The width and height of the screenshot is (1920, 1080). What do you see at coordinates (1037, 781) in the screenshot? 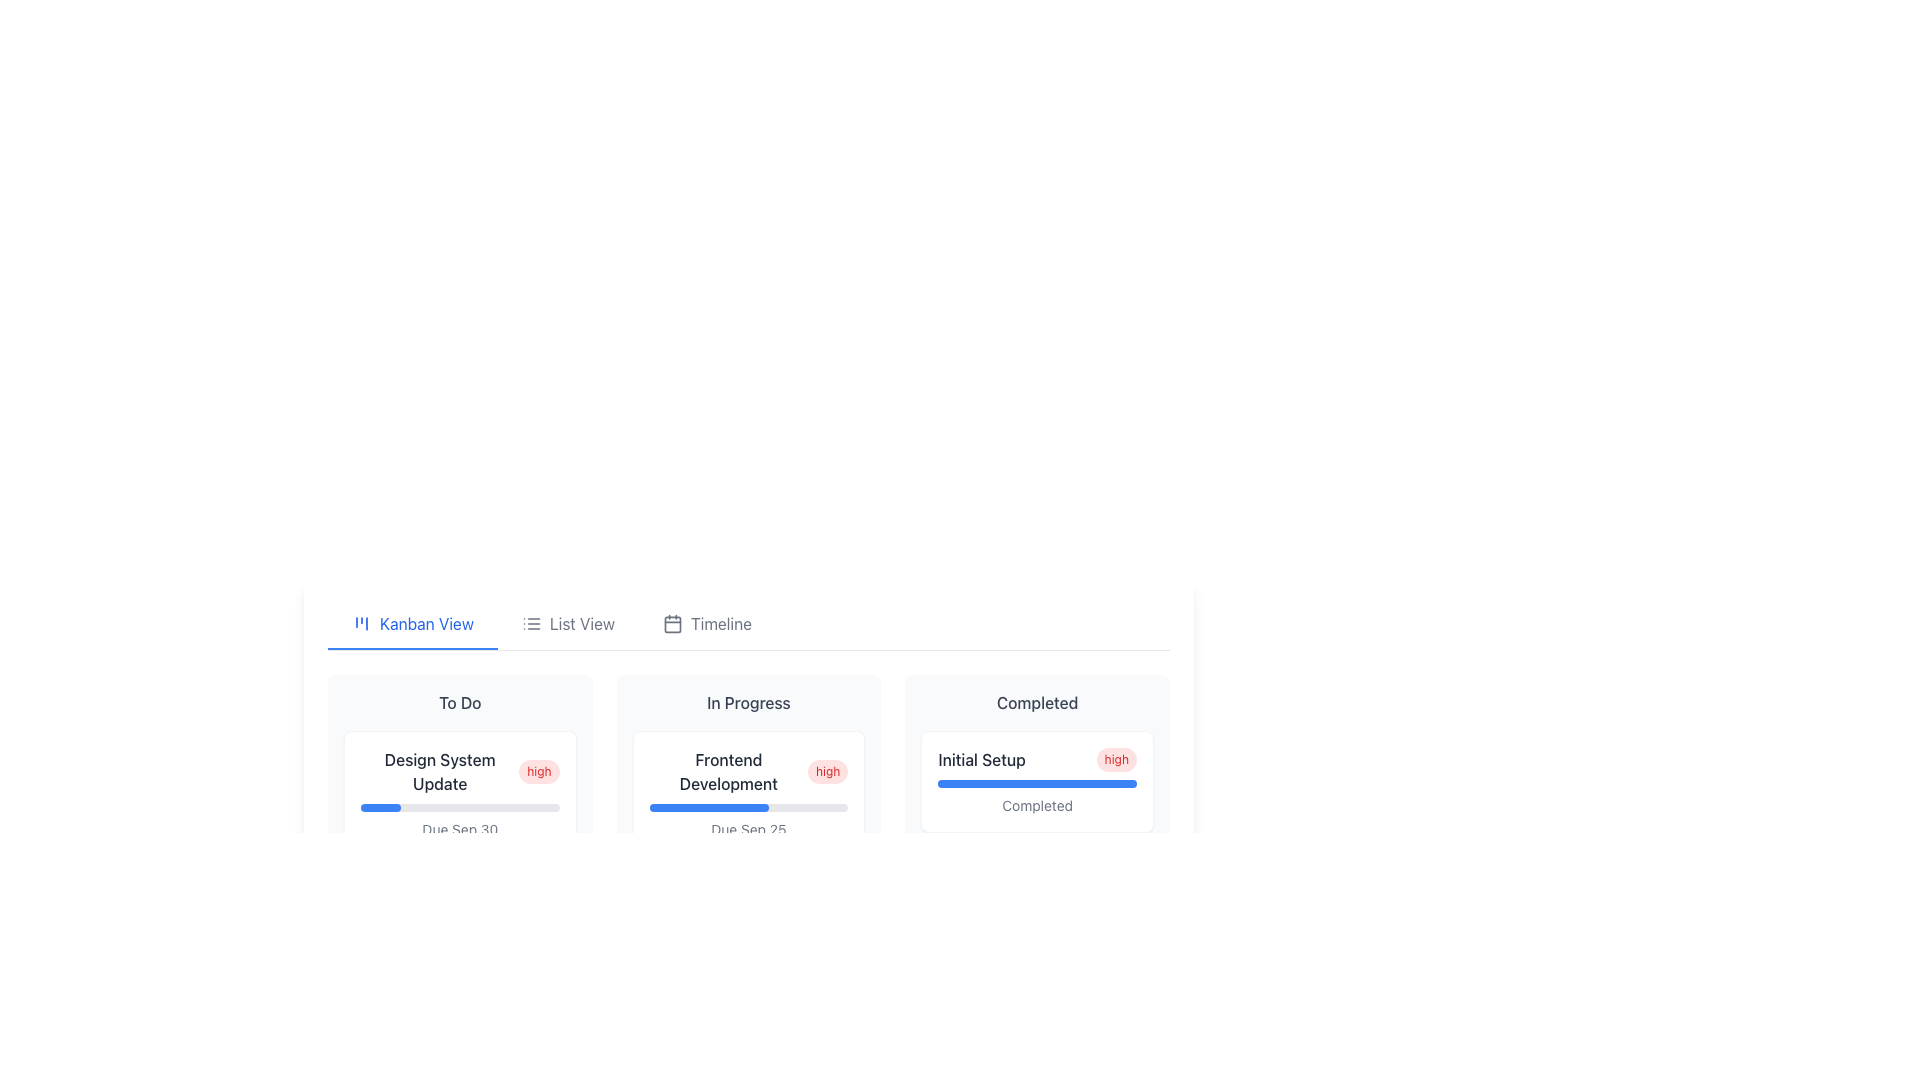
I see `the first card in the 'Completed' section of the Kanban board` at bounding box center [1037, 781].